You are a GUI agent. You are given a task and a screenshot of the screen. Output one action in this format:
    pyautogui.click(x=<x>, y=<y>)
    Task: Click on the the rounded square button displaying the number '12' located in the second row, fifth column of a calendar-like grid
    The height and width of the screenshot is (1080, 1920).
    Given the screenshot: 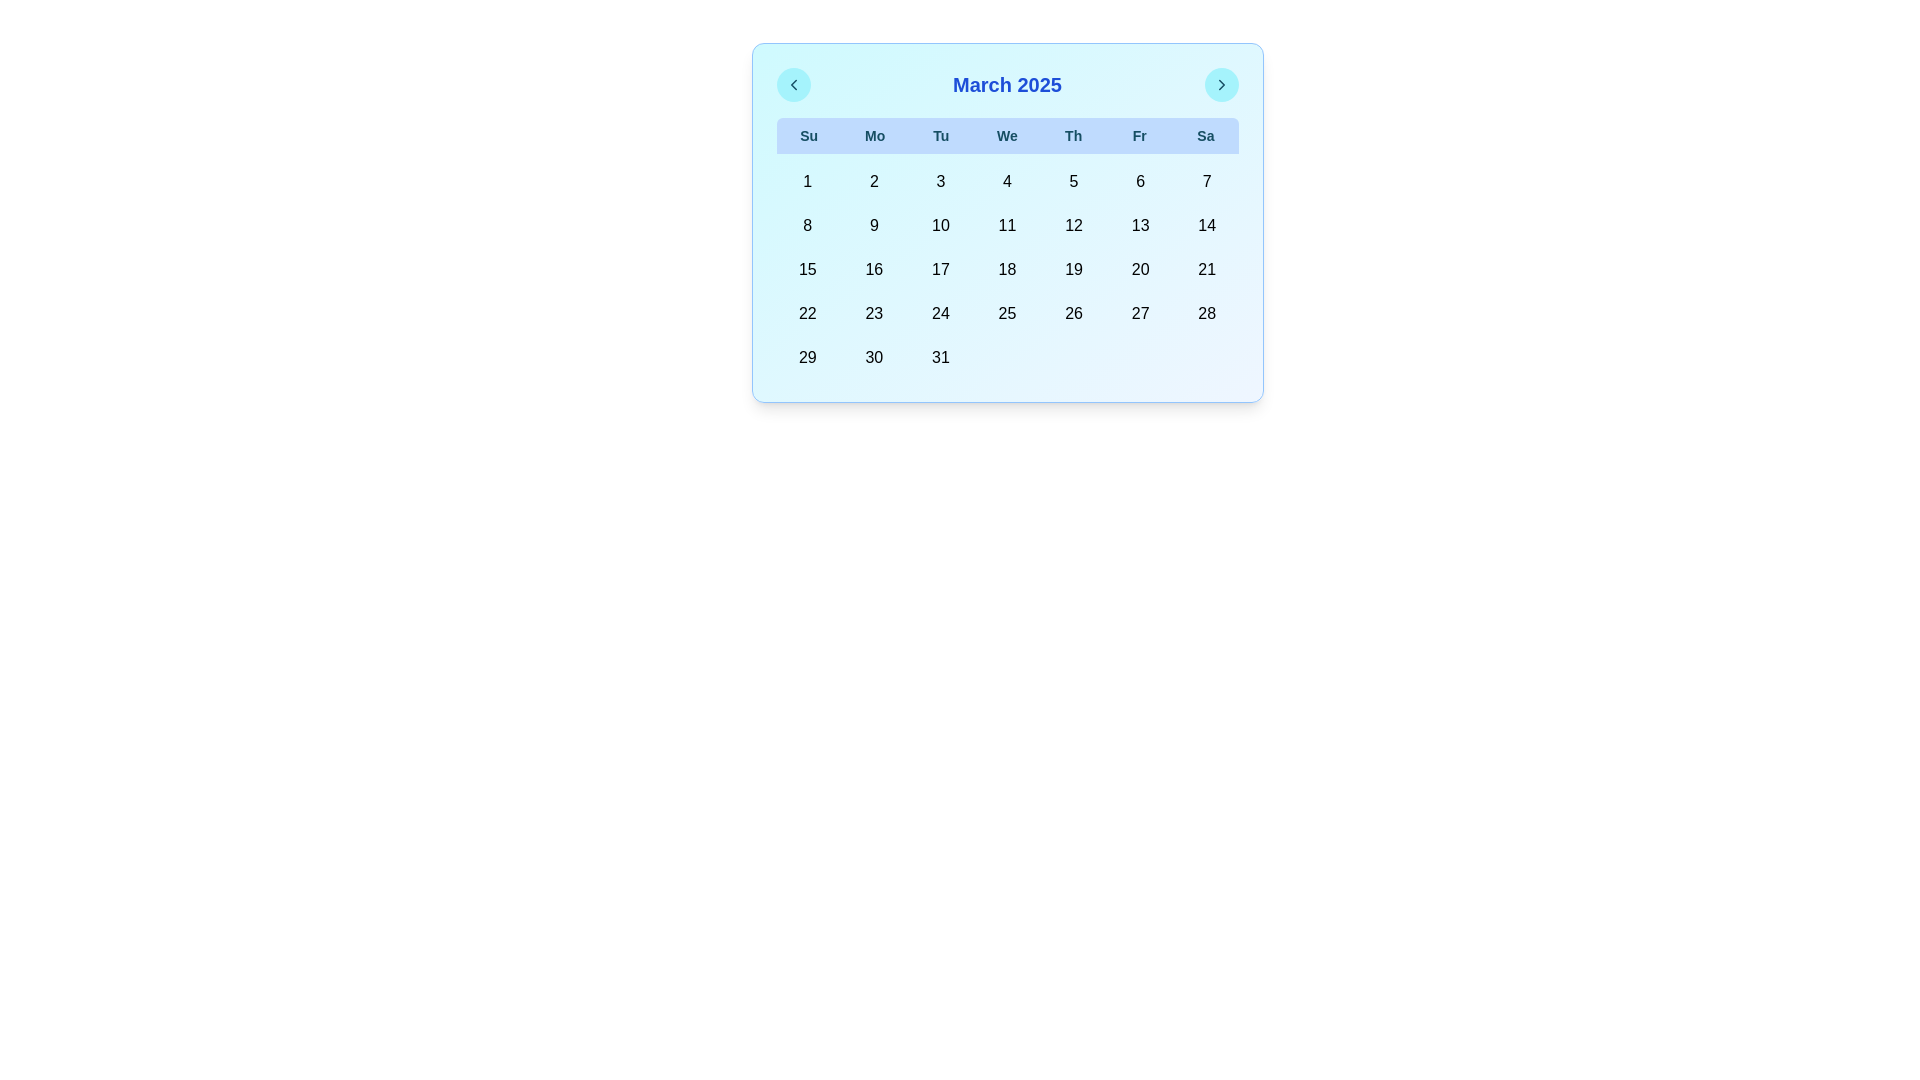 What is the action you would take?
    pyautogui.click(x=1073, y=225)
    